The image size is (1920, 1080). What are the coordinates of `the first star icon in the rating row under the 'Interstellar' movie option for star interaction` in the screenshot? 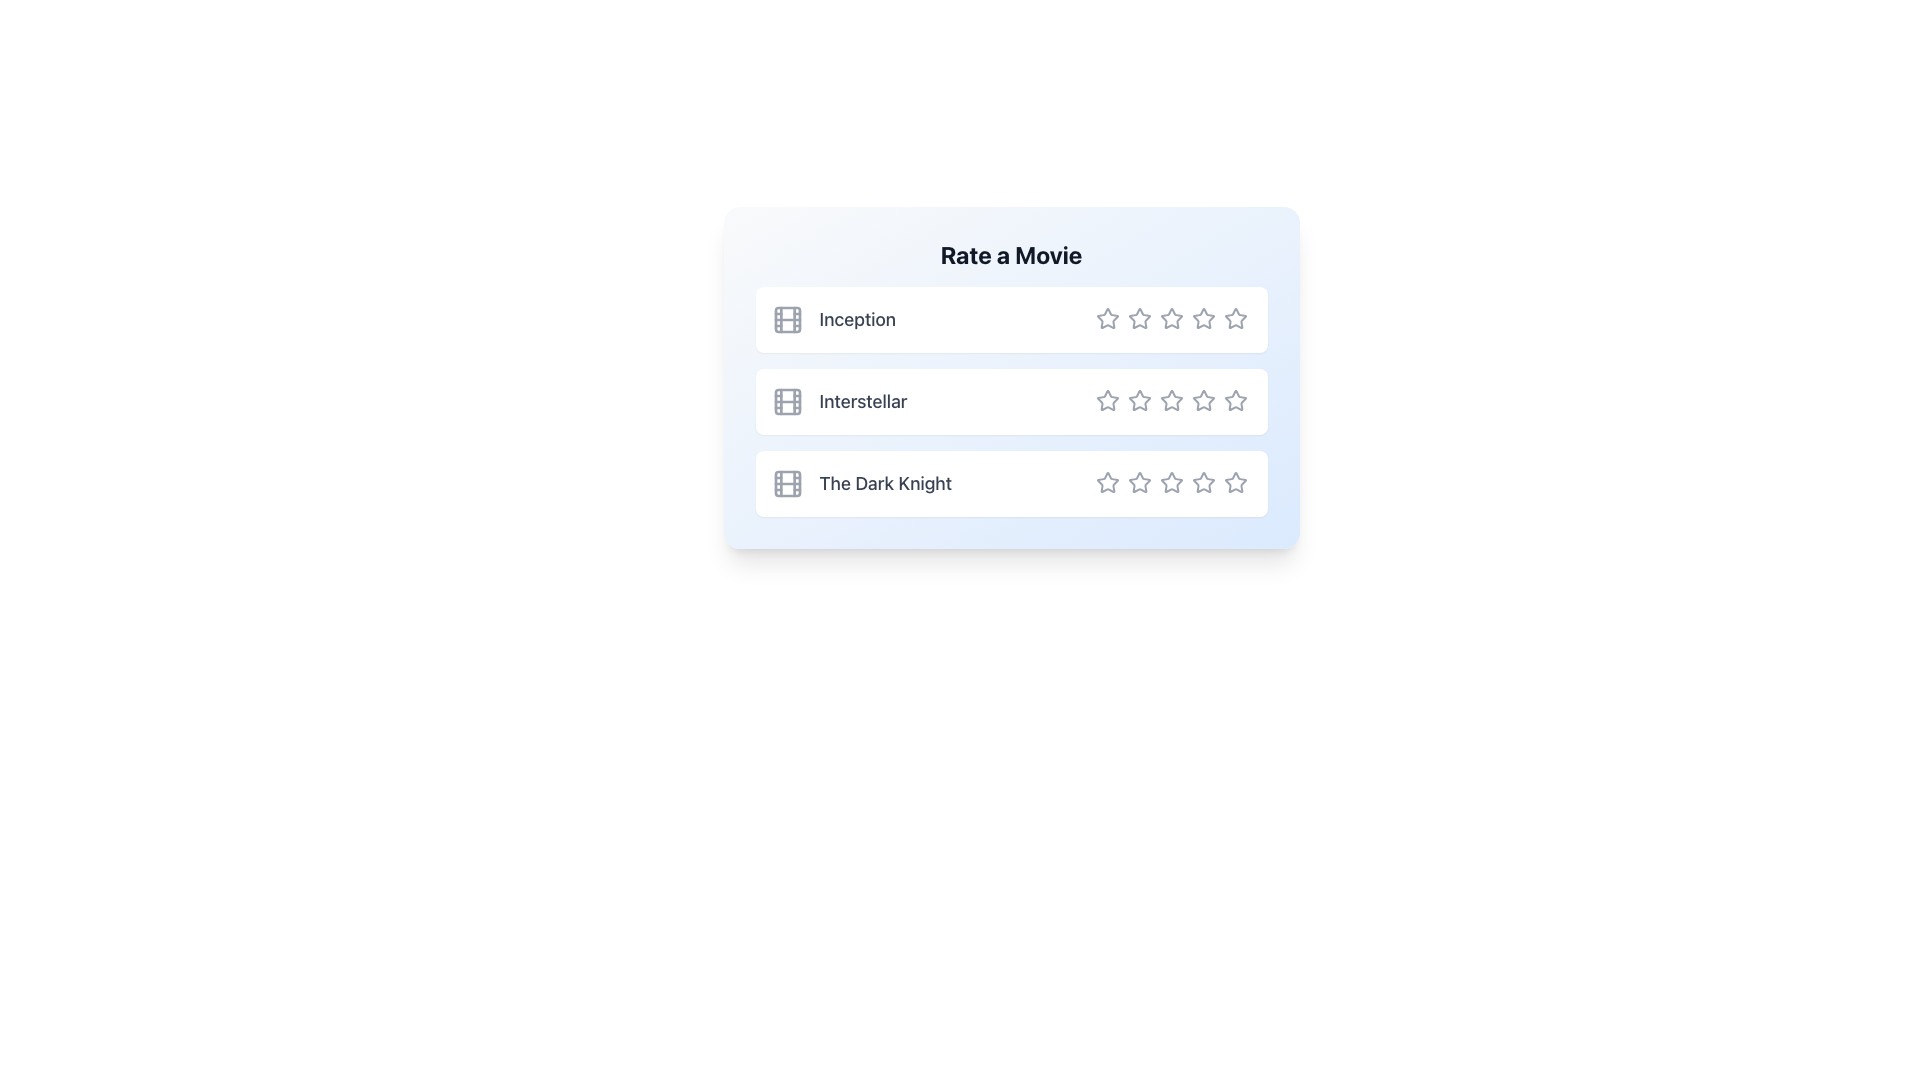 It's located at (1106, 401).